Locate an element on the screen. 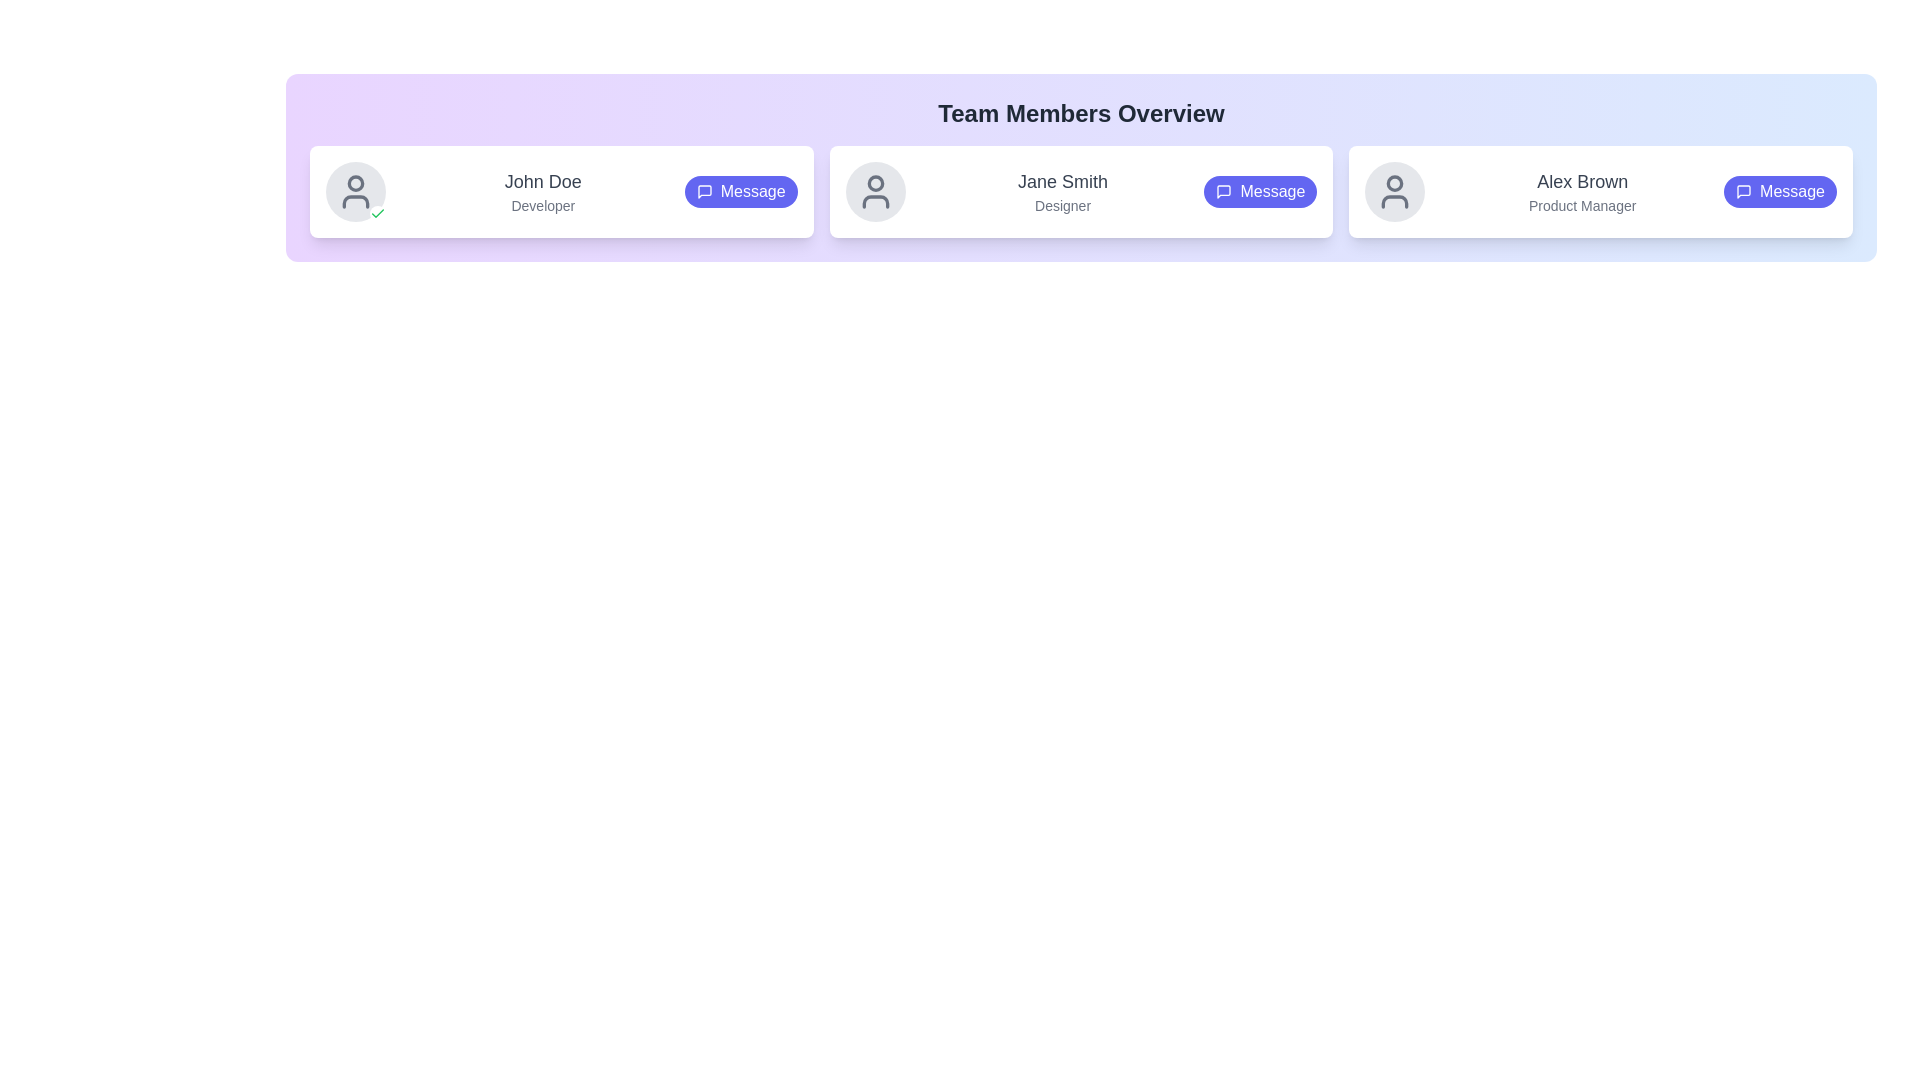 The height and width of the screenshot is (1080, 1920). the text 'John Doe' for copy-paste from the Text Label element styled with medium weight and light gray color, located in the first card component in the top-left part of the interface is located at coordinates (543, 181).